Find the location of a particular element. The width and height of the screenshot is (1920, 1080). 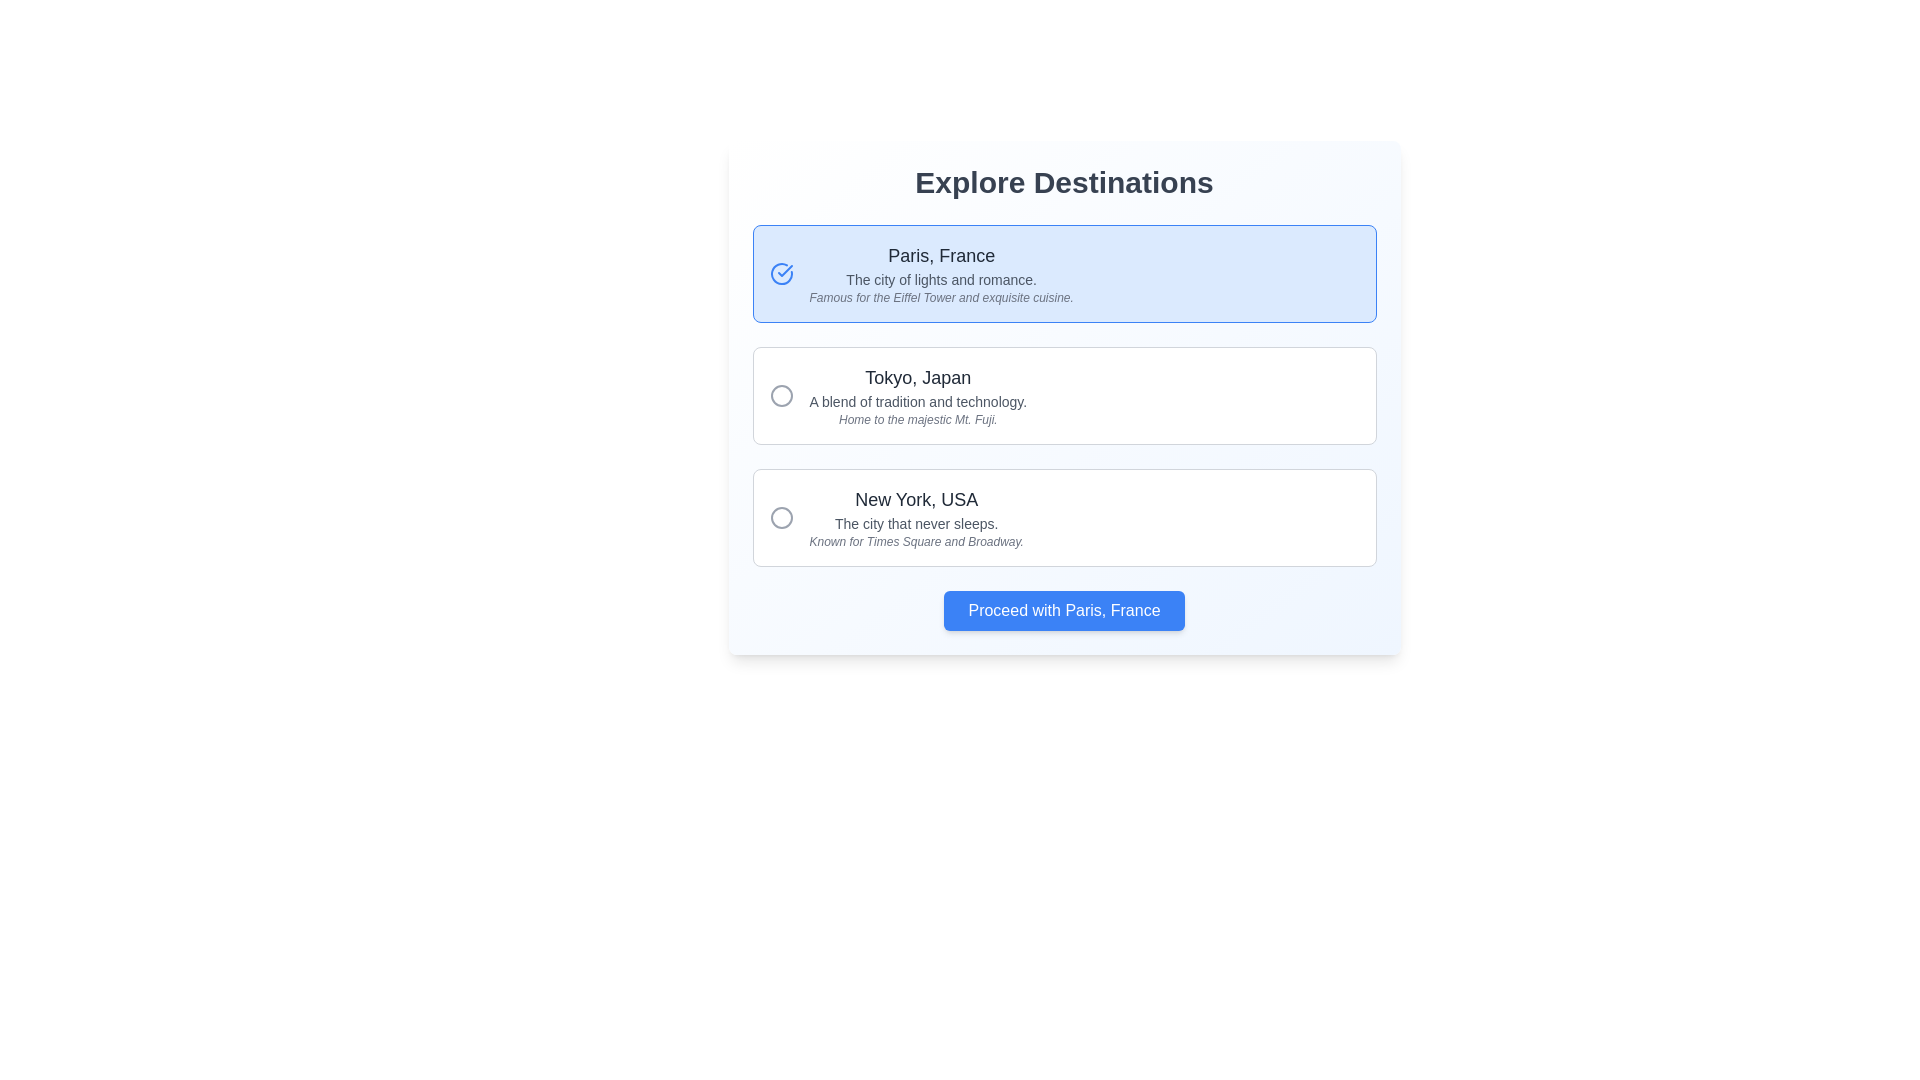

graphical checkmark icon with a blue stroke, located within the blue circular icon preceding the 'Paris, France' option in the selectable options panel is located at coordinates (784, 270).